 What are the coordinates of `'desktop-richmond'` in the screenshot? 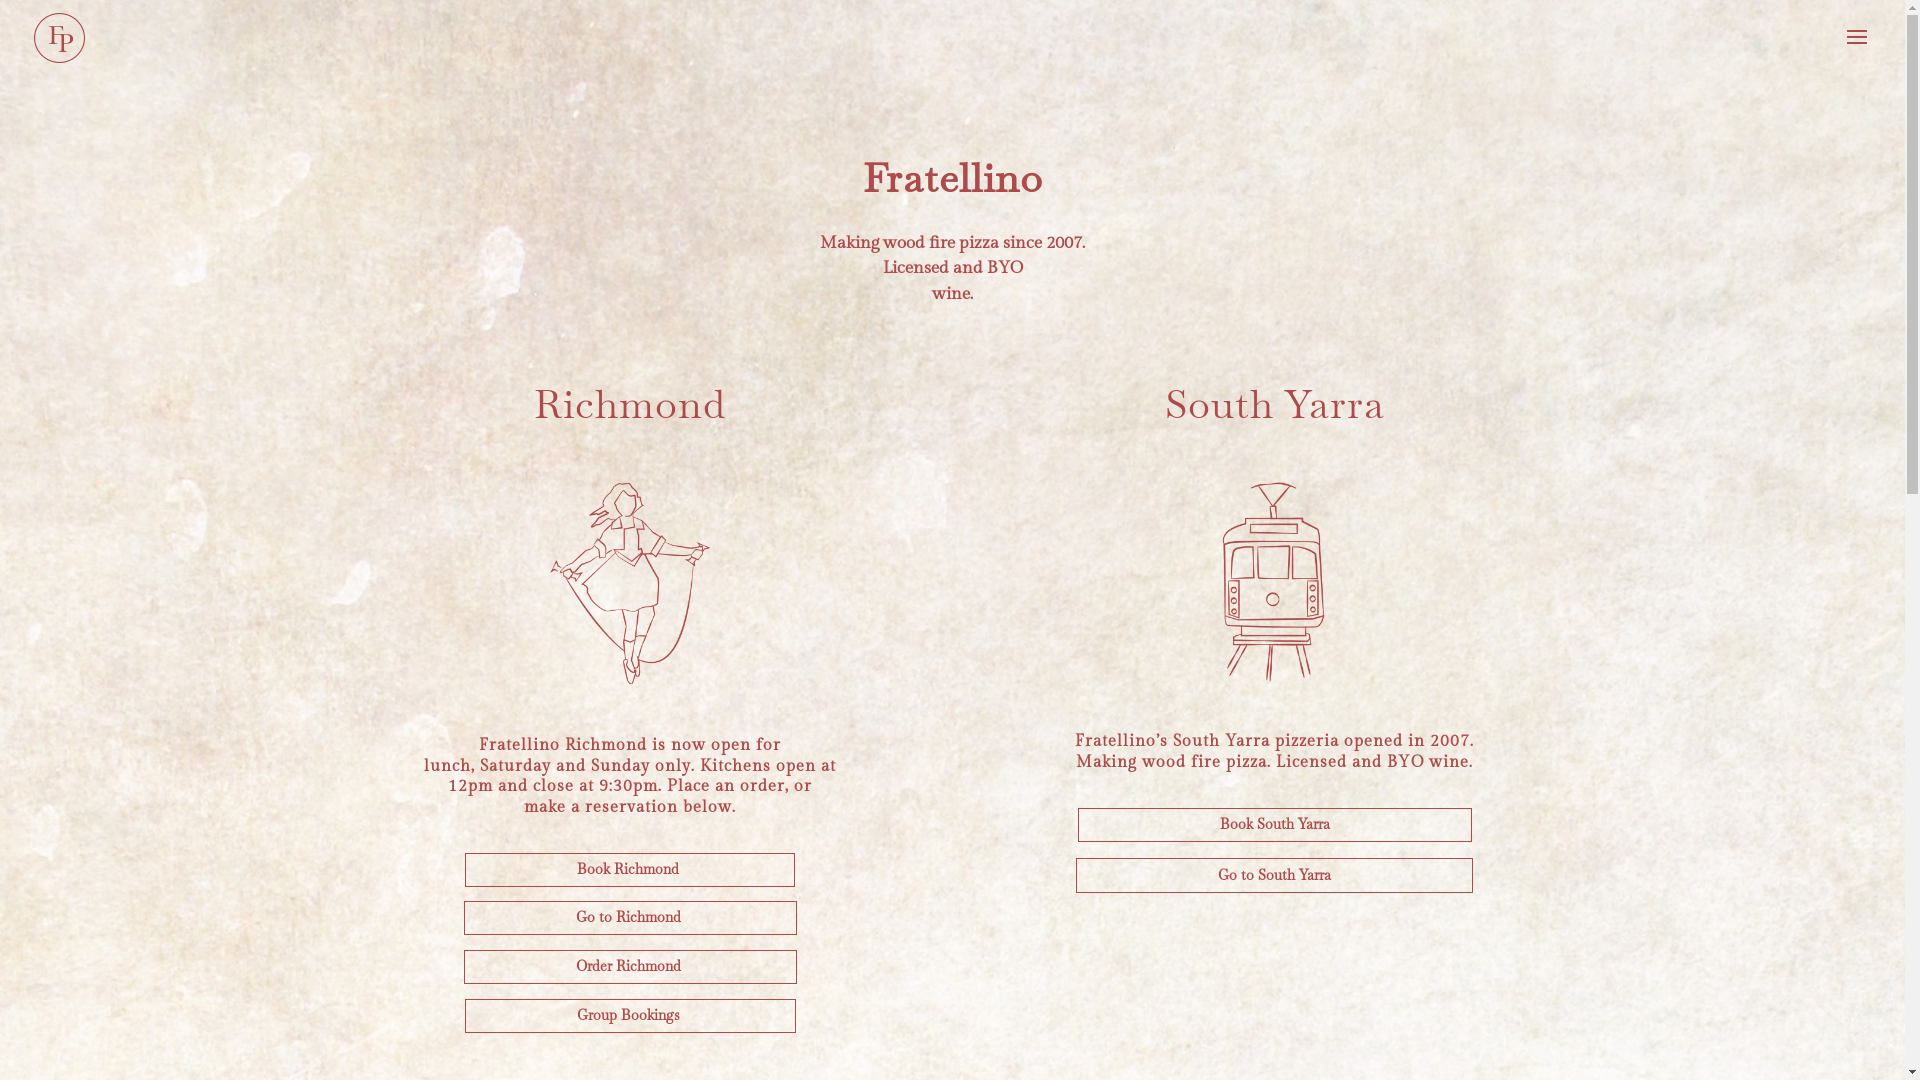 It's located at (526, 583).